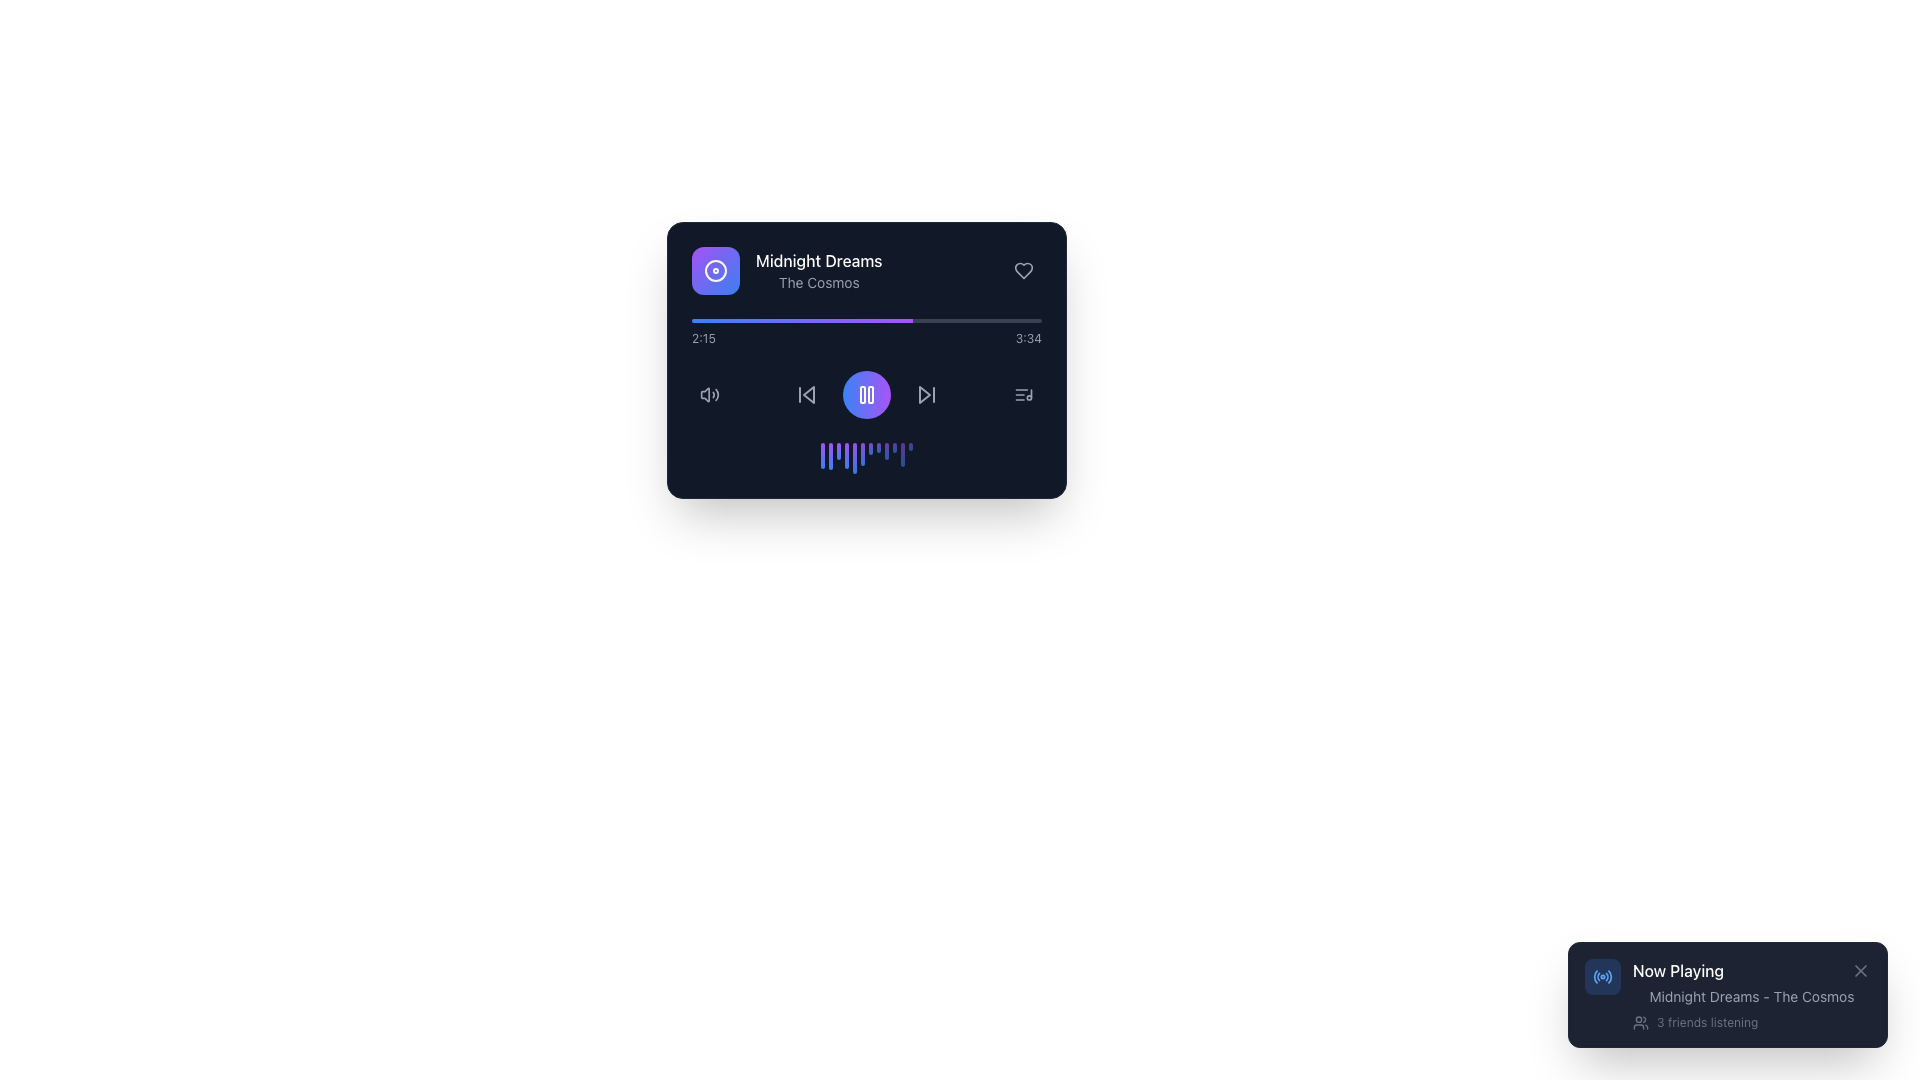 The image size is (1920, 1080). What do you see at coordinates (715, 270) in the screenshot?
I see `the square-shaped button with a gradient background and a pulsating white circular icon, located in the top-left corner of the music player card` at bounding box center [715, 270].